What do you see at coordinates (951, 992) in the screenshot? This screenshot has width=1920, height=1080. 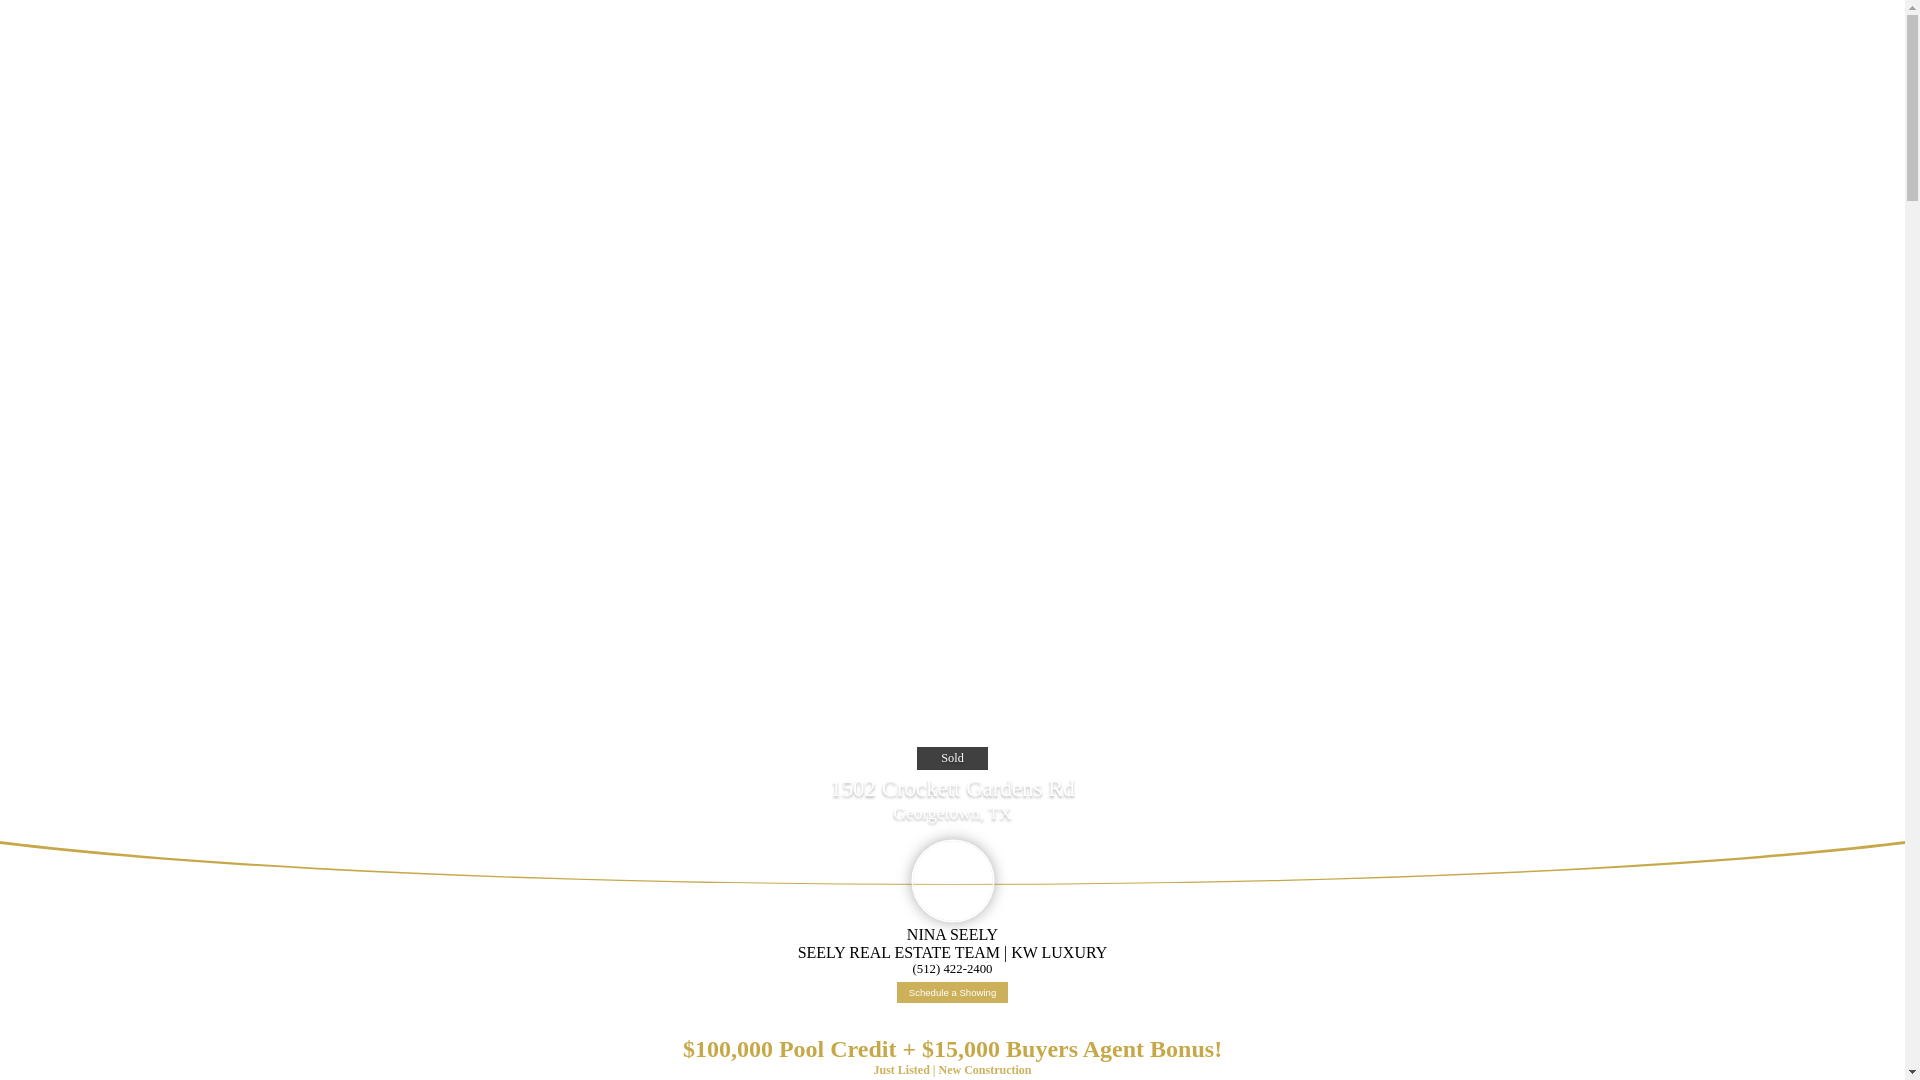 I see `'Schedule a Showing'` at bounding box center [951, 992].